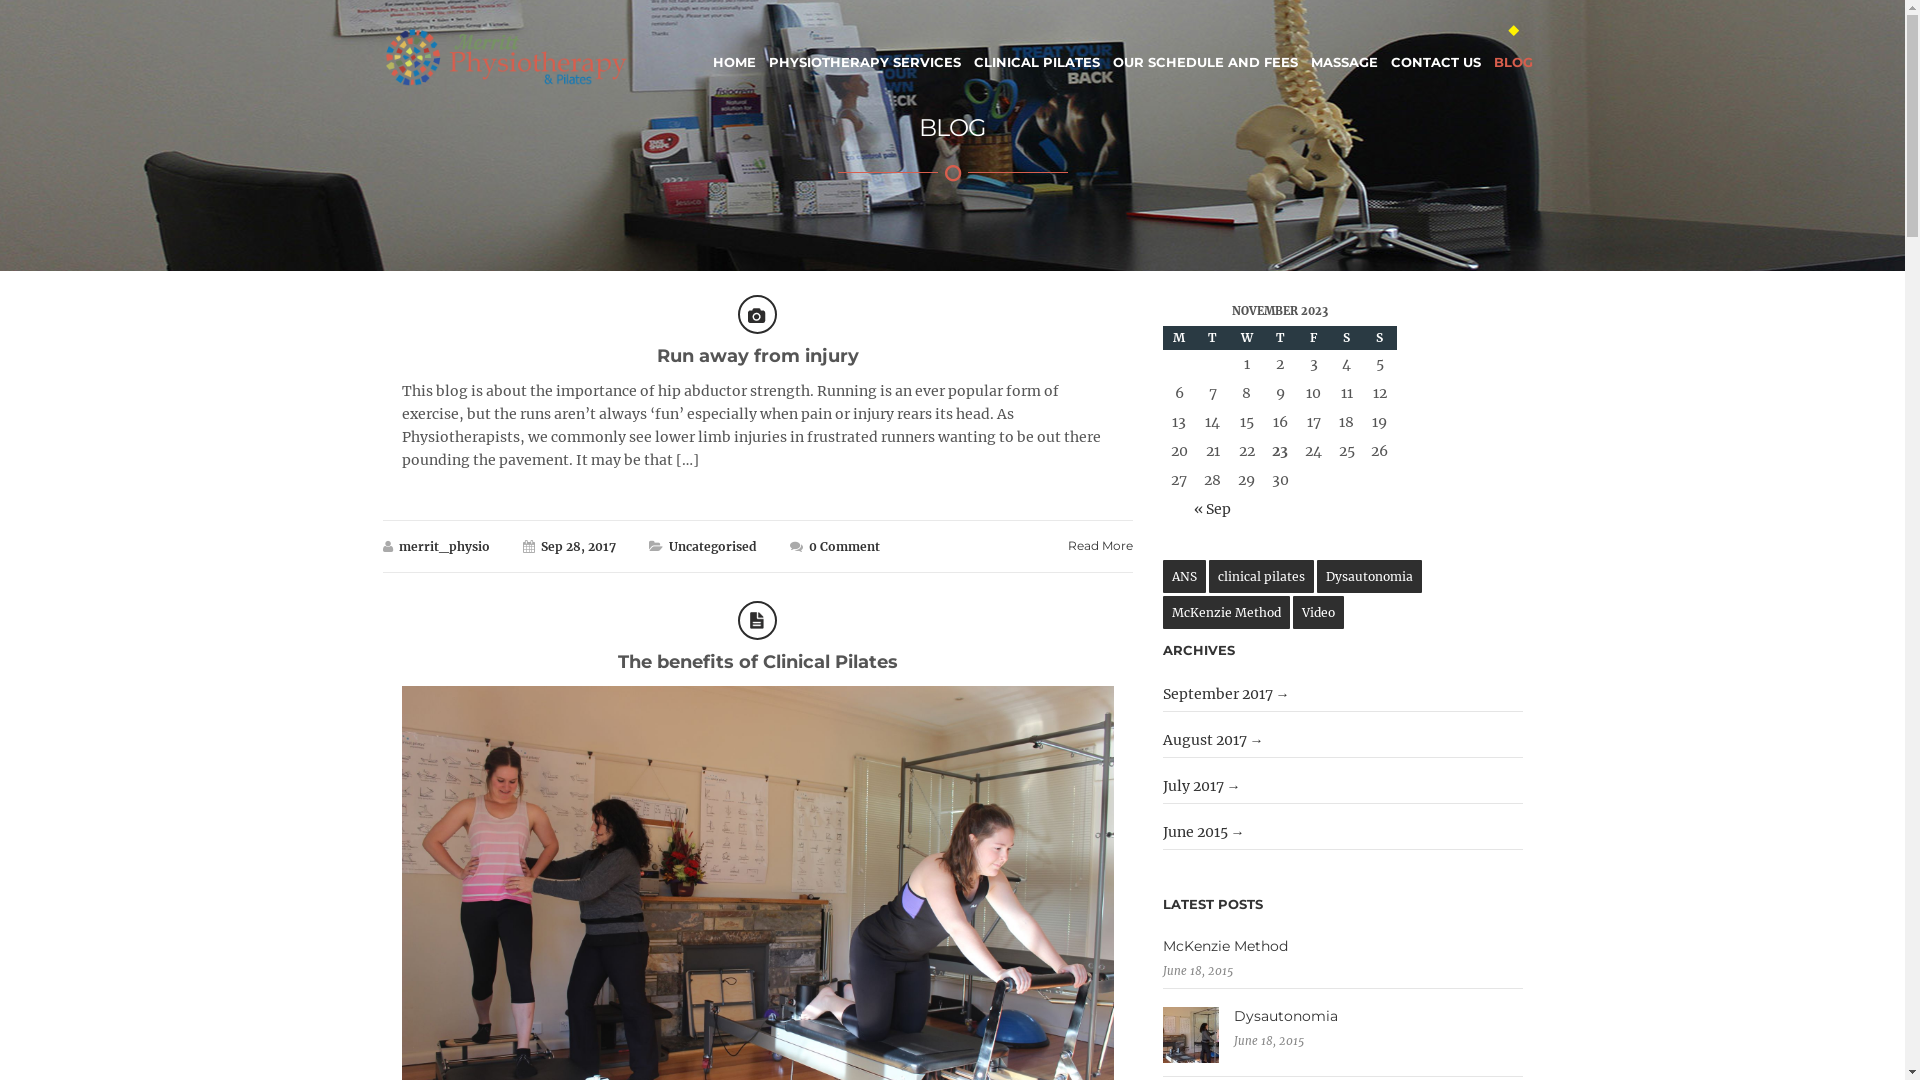  I want to click on 'CONTACT US', so click(1434, 49).